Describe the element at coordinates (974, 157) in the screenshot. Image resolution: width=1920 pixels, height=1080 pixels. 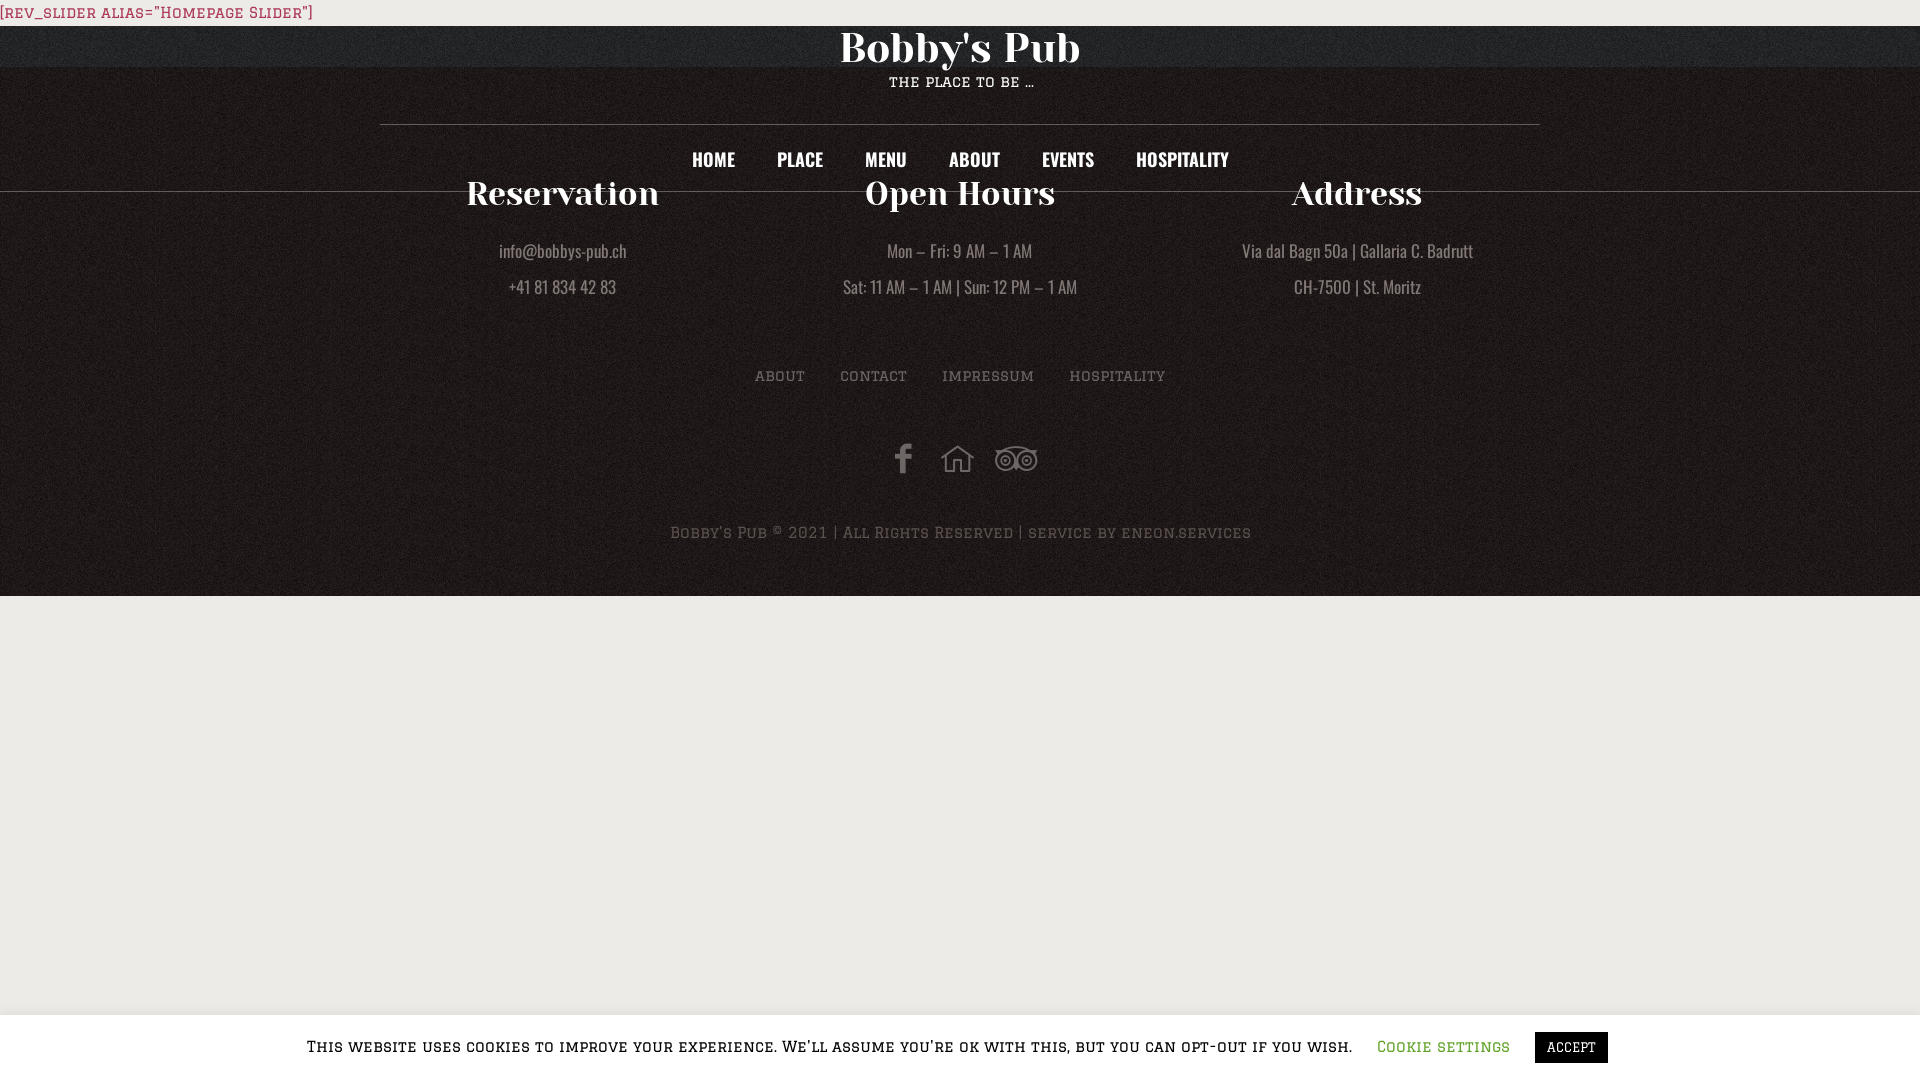
I see `'ABOUT'` at that location.